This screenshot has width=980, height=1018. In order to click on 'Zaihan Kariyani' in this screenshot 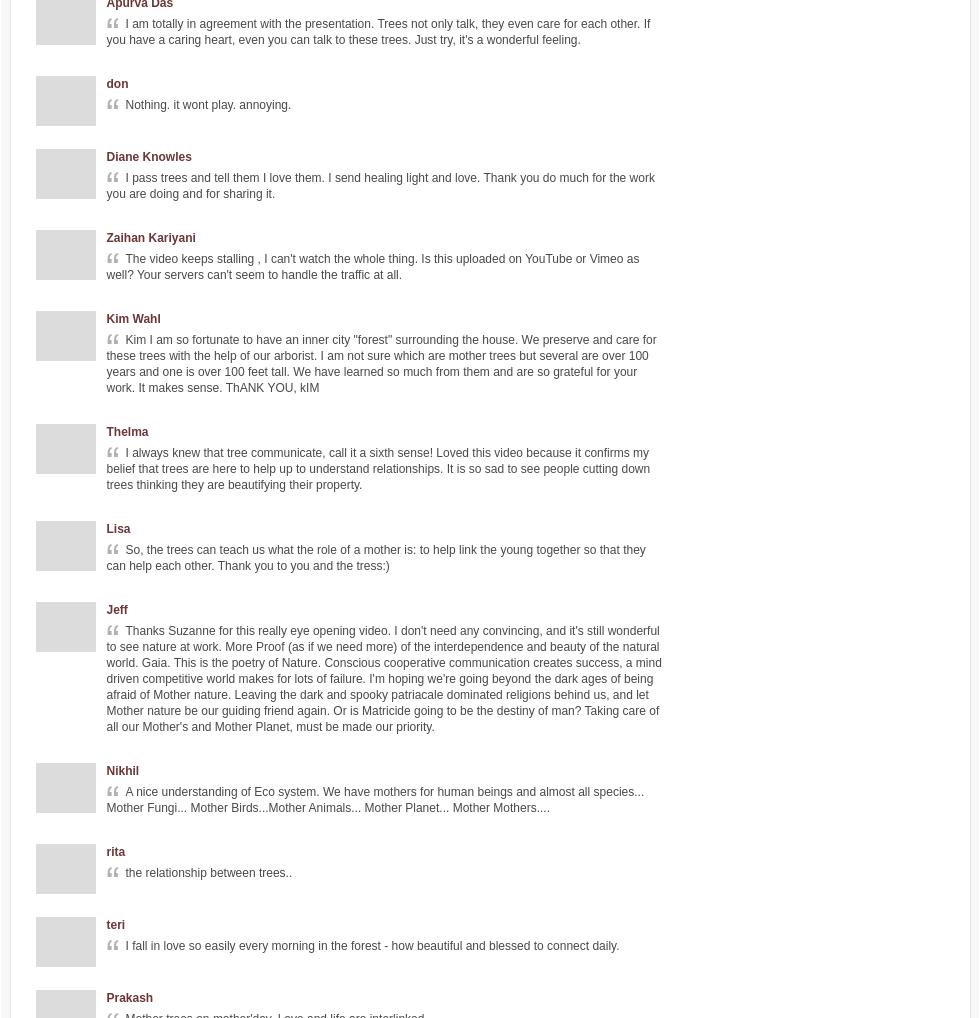, I will do `click(106, 237)`.